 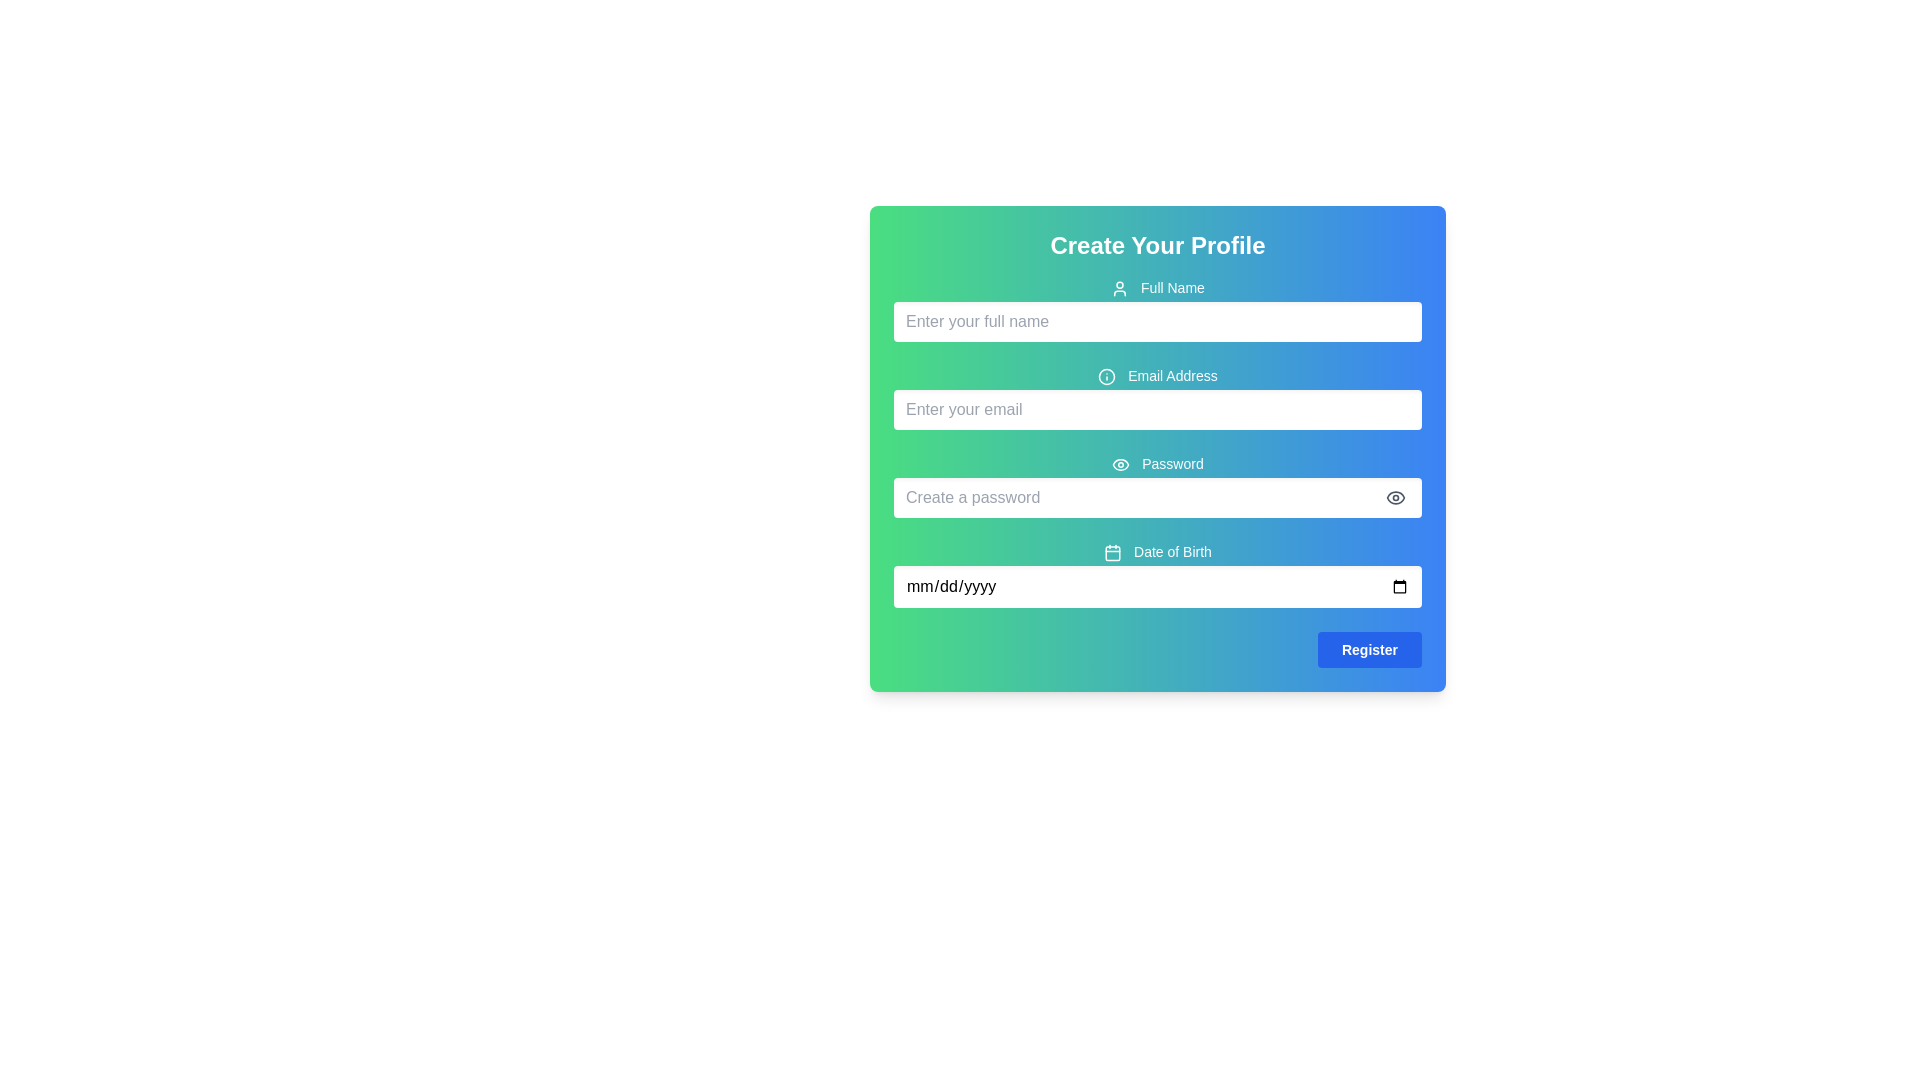 I want to click on the 'Full Name' label, which is a textual label in white color with a user silhouette icon to its left, located near the top of the form, so click(x=1157, y=288).